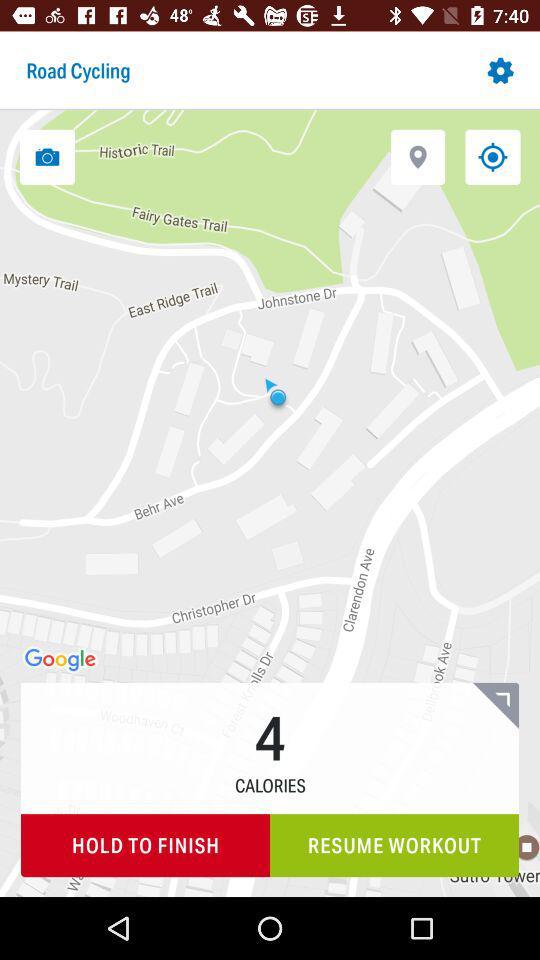  Describe the element at coordinates (394, 844) in the screenshot. I see `the icon next to the hold to finish icon` at that location.